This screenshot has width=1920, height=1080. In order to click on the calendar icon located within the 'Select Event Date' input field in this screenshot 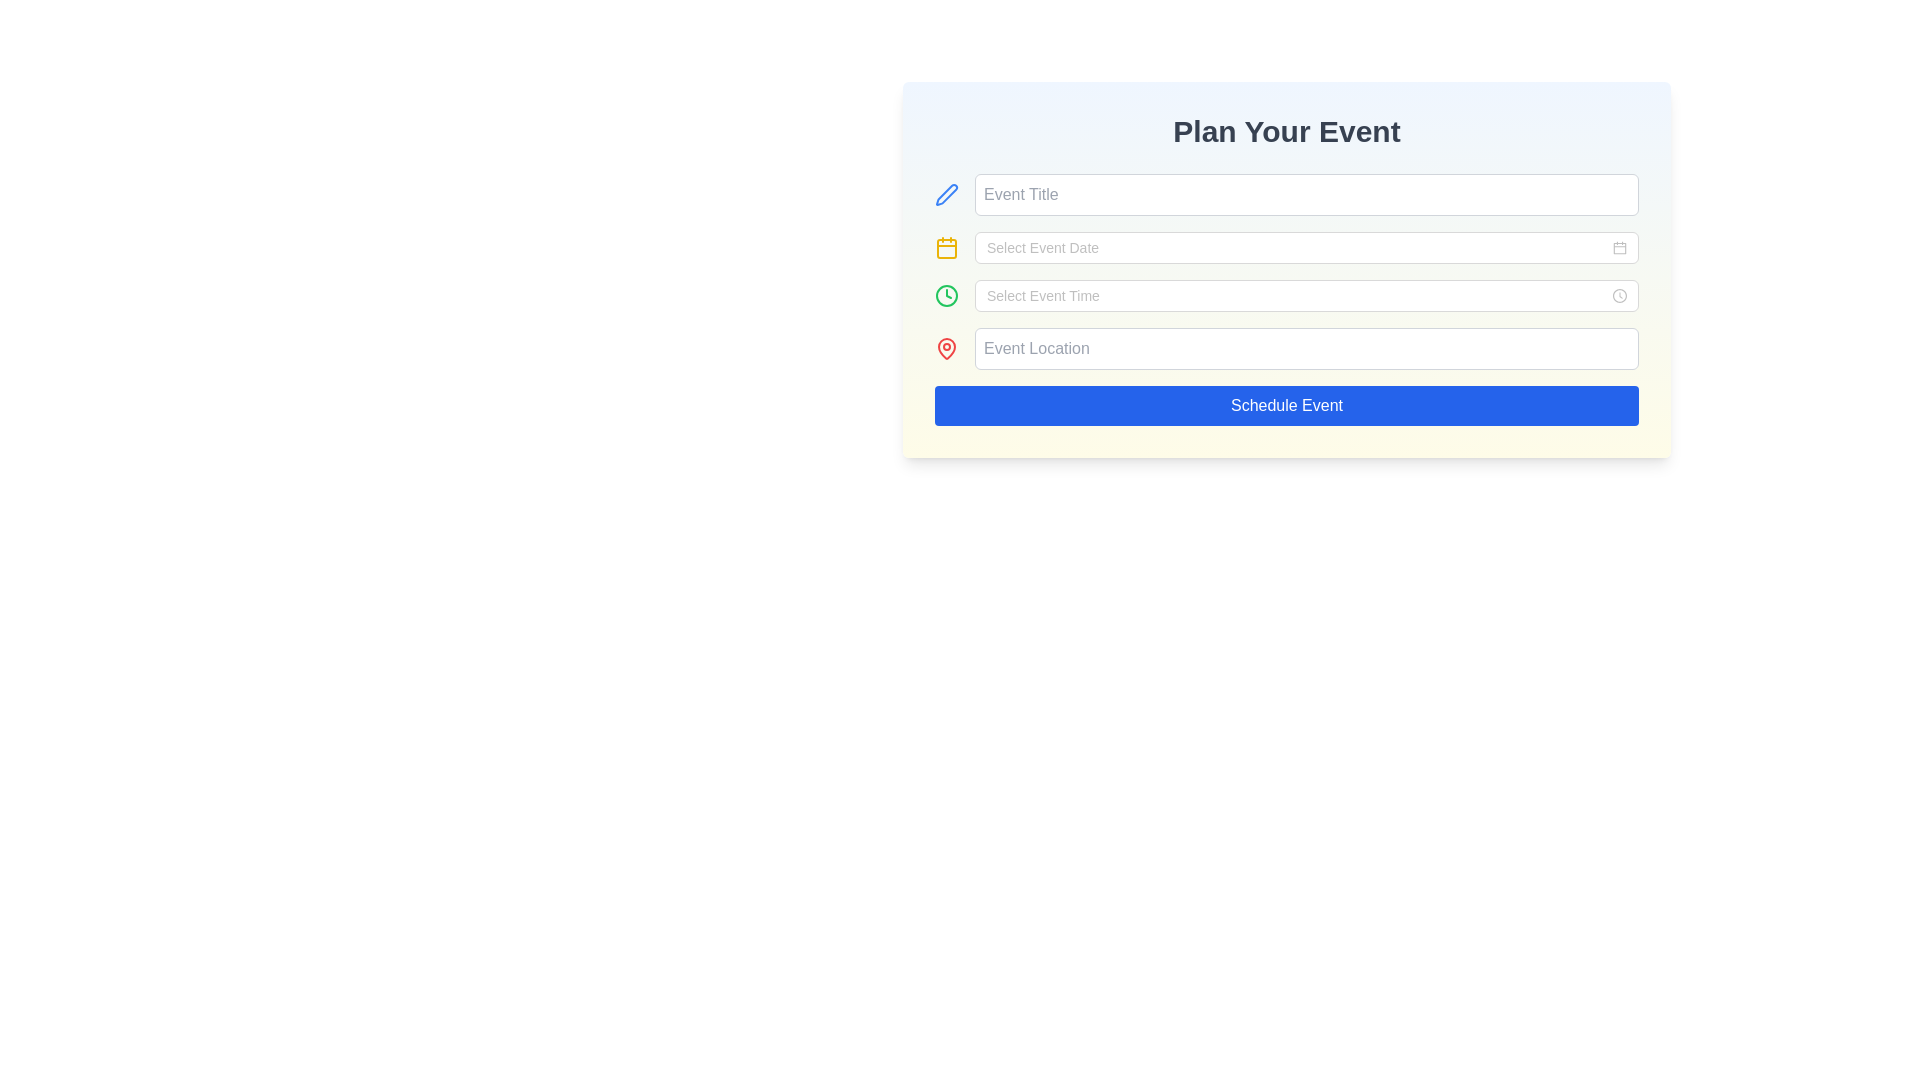, I will do `click(1620, 246)`.